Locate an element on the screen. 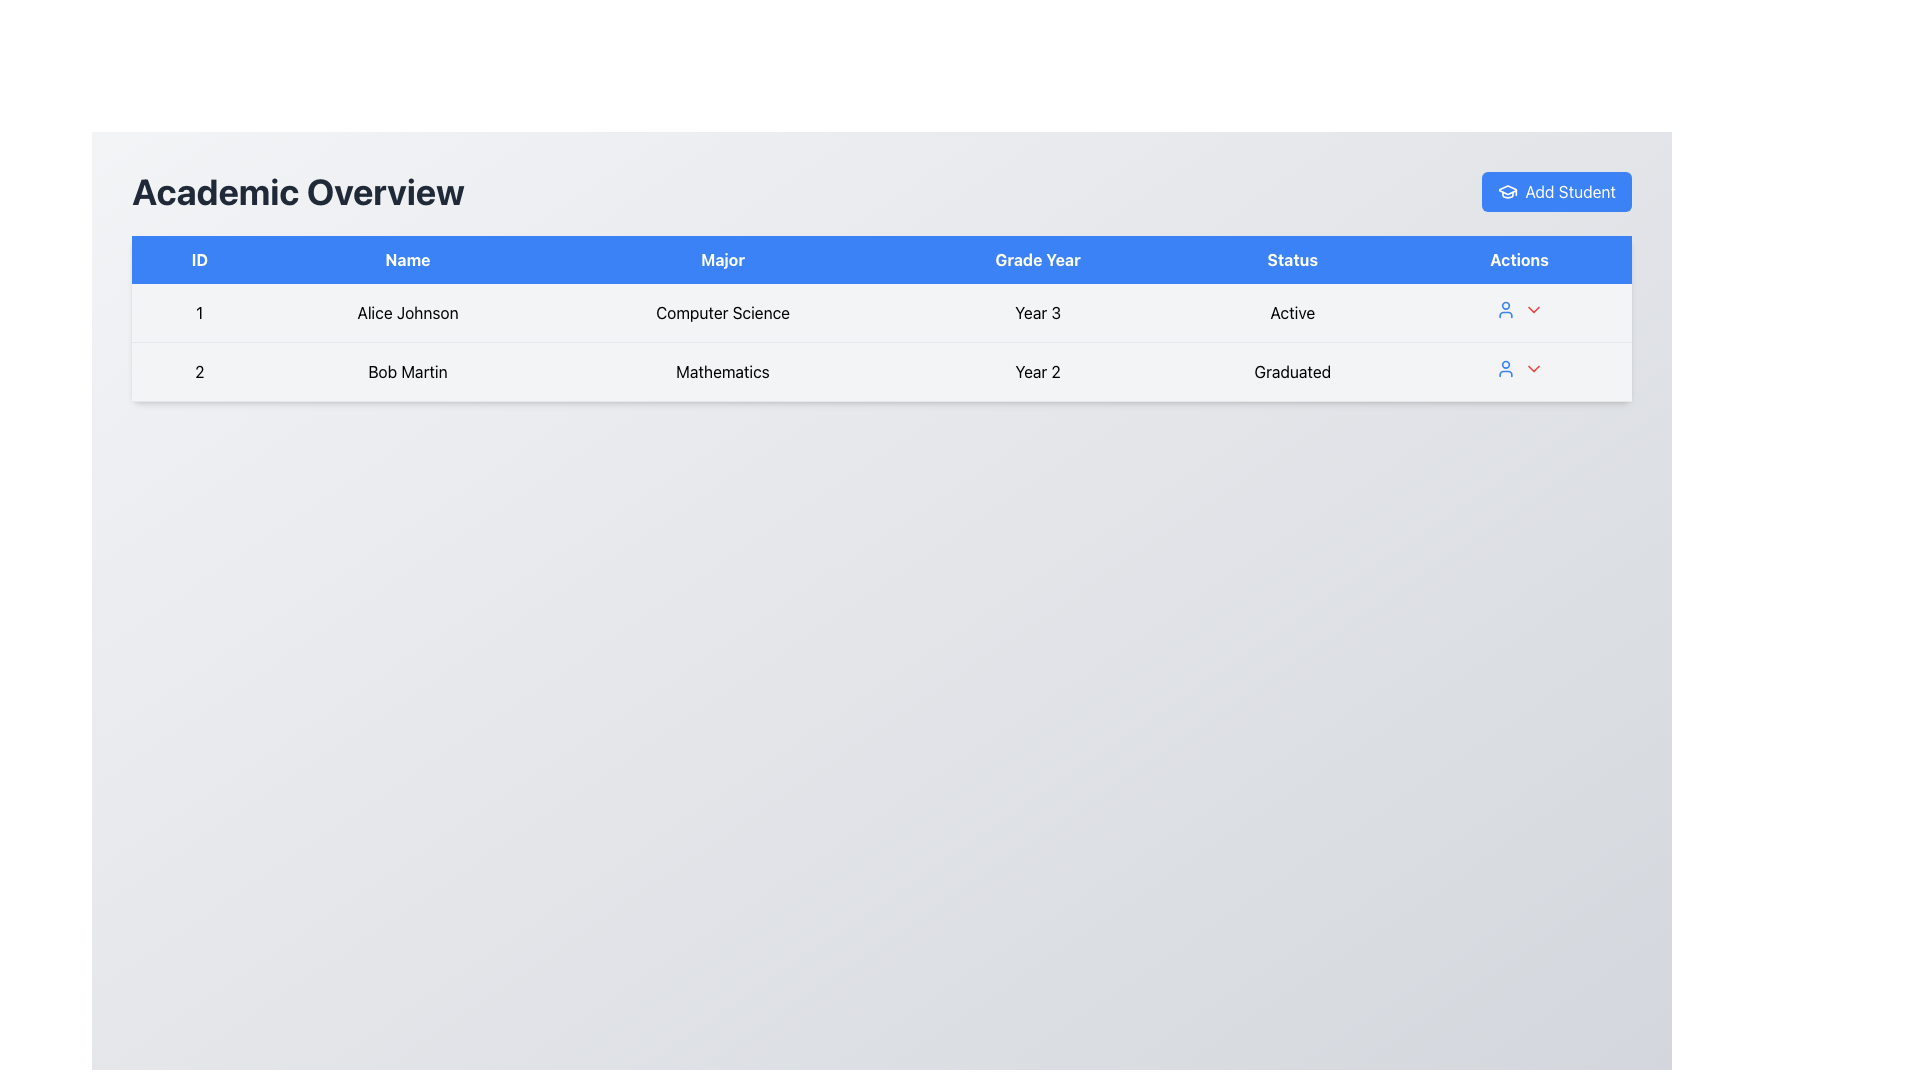  the user-related action icon button located in the 'Actions' column of the second row in the displayed table to observe styling changes is located at coordinates (1505, 309).